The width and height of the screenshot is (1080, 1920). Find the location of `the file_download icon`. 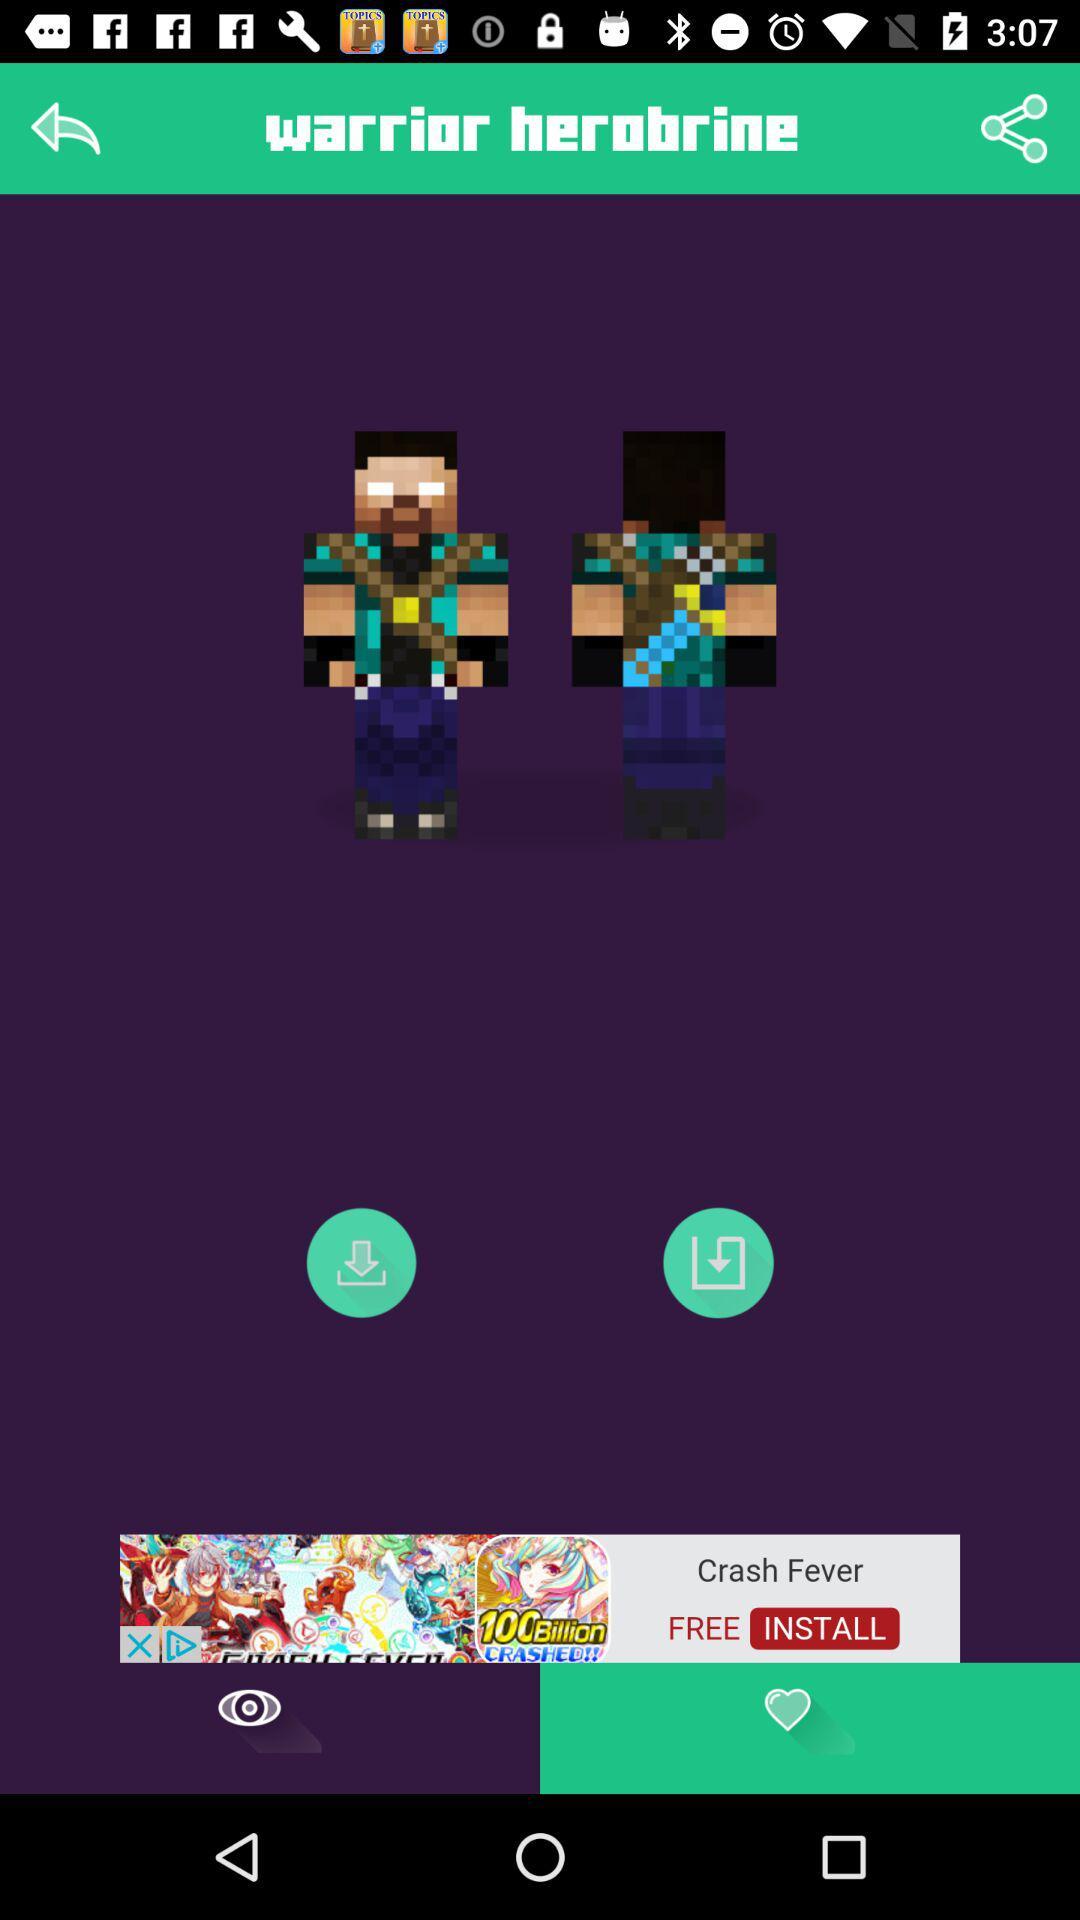

the file_download icon is located at coordinates (717, 1261).